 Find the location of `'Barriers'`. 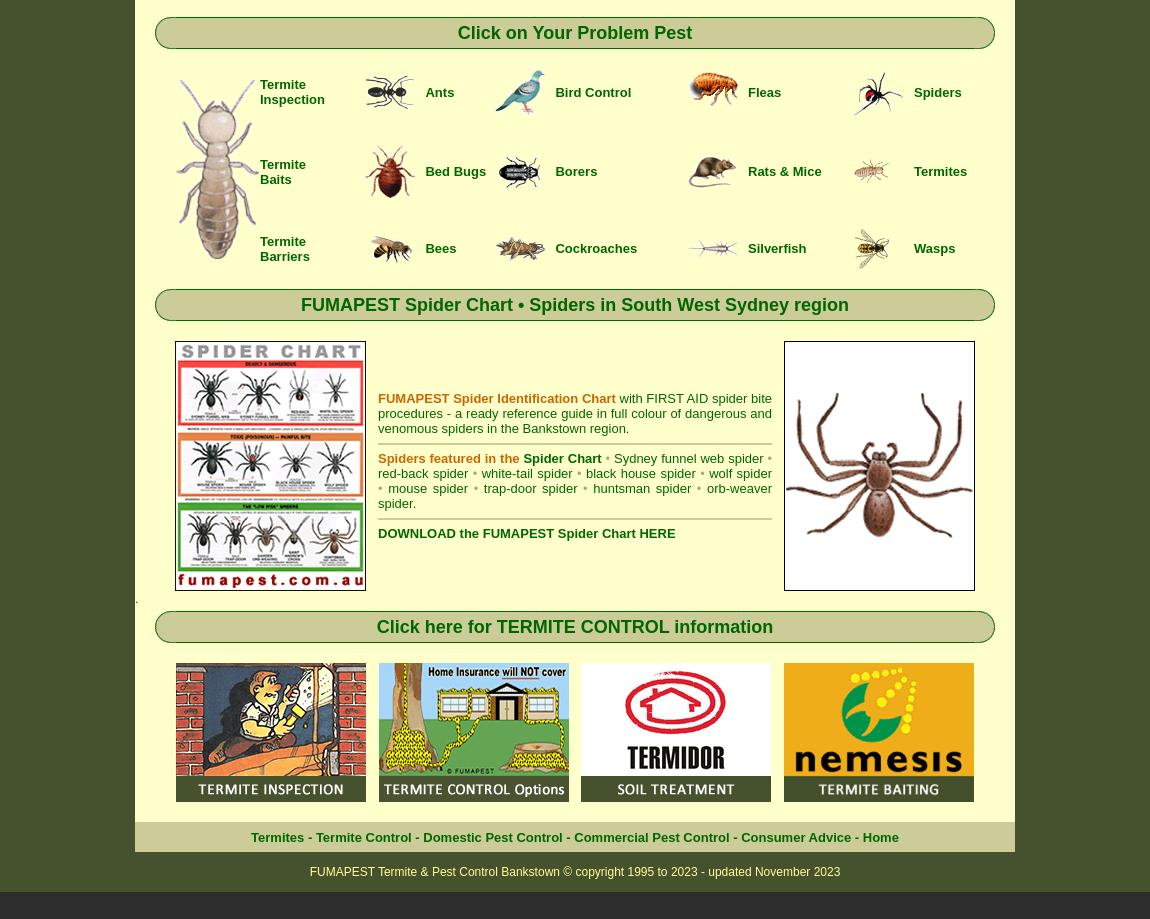

'Barriers' is located at coordinates (259, 255).